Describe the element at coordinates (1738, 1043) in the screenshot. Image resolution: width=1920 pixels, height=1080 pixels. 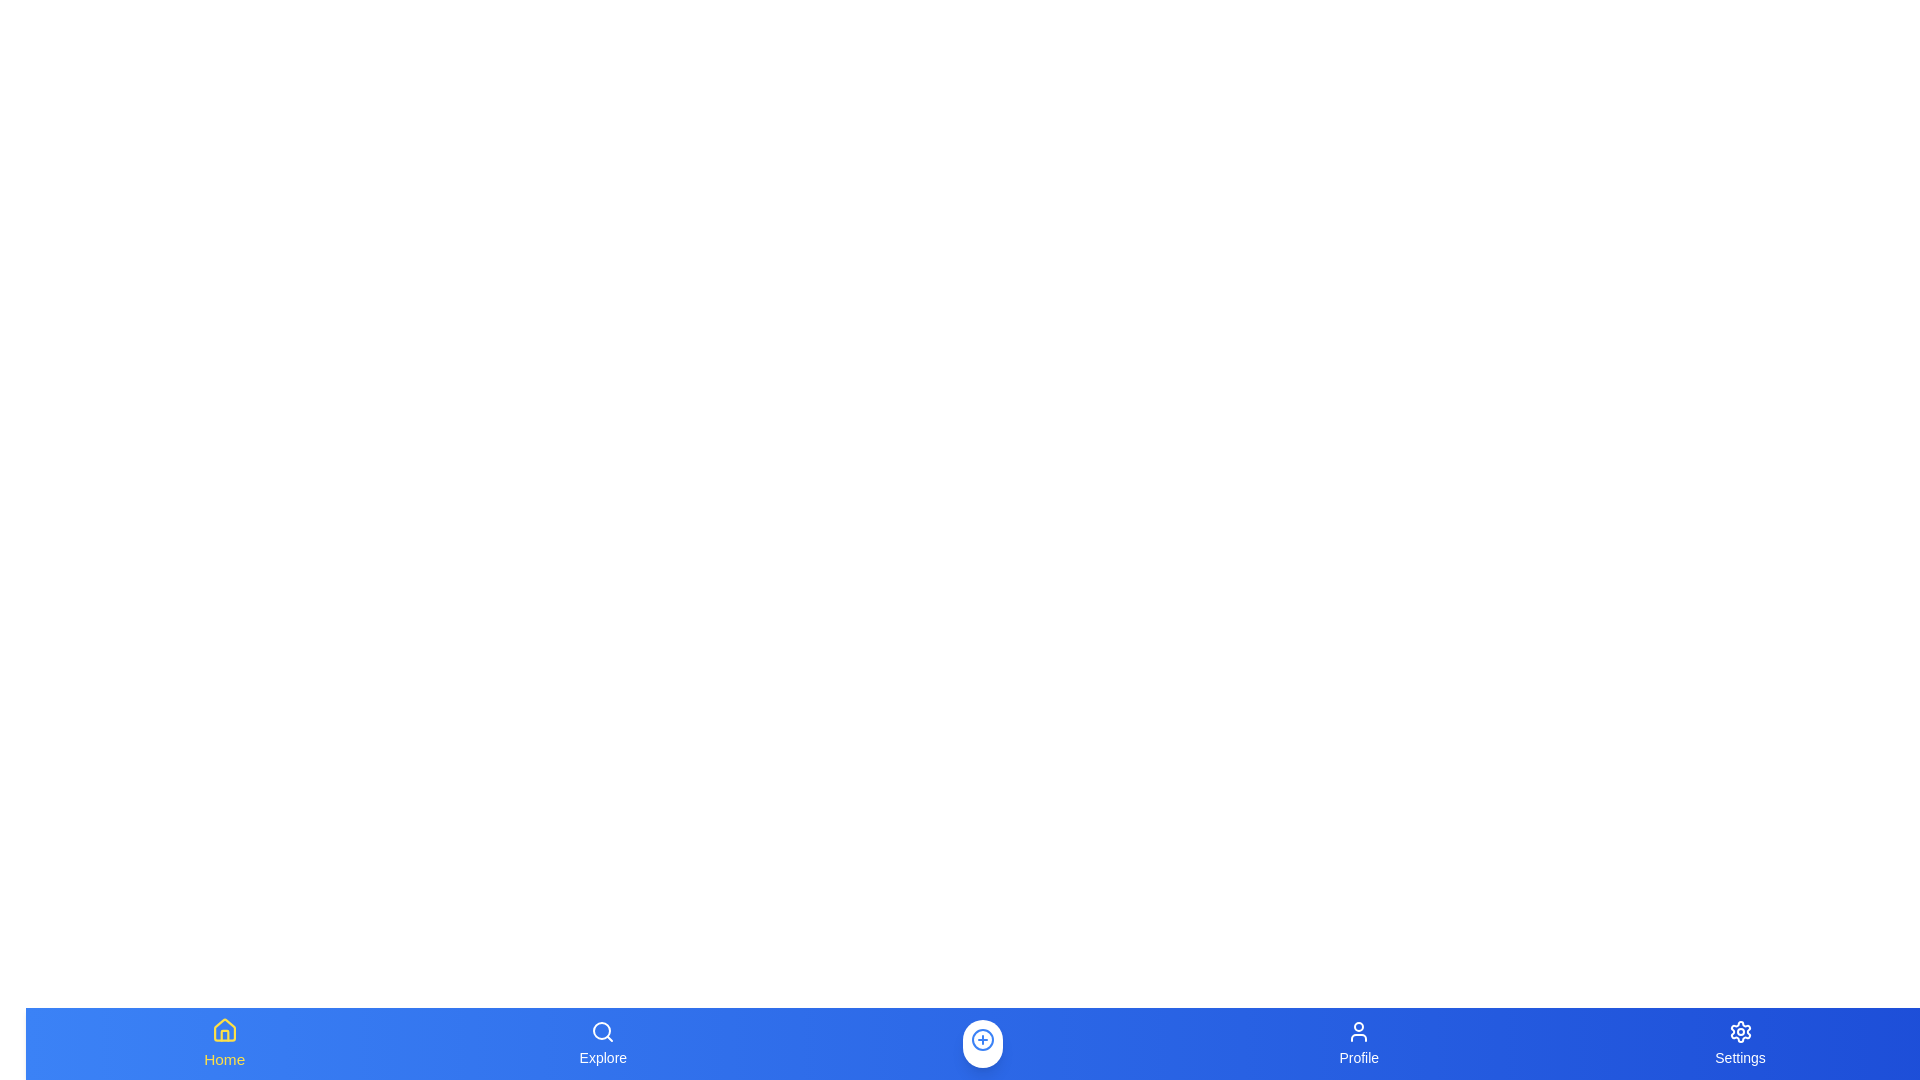
I see `the Settings button in the navigation bar to navigate to the corresponding section` at that location.